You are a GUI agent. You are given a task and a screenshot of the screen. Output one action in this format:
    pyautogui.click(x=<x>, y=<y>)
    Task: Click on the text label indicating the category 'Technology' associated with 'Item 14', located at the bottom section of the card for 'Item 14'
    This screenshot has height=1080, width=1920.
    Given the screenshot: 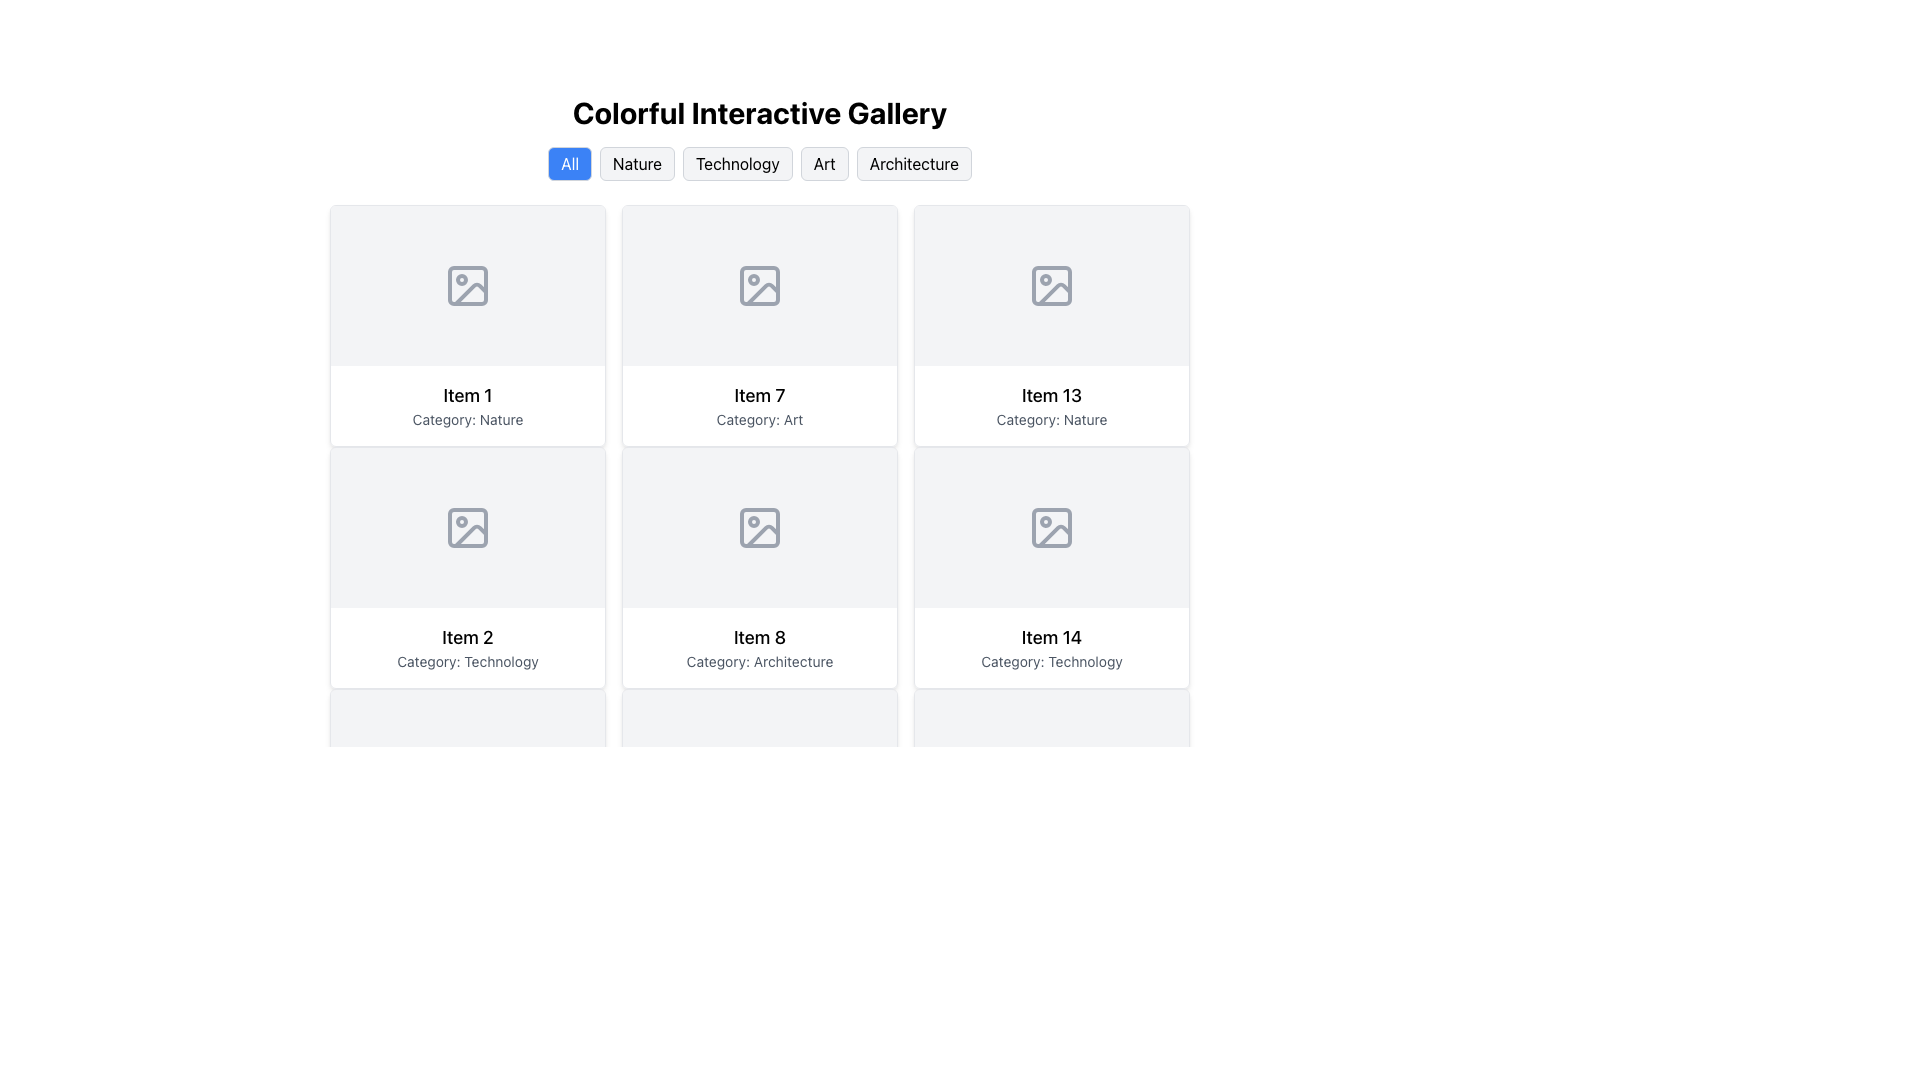 What is the action you would take?
    pyautogui.click(x=1050, y=662)
    